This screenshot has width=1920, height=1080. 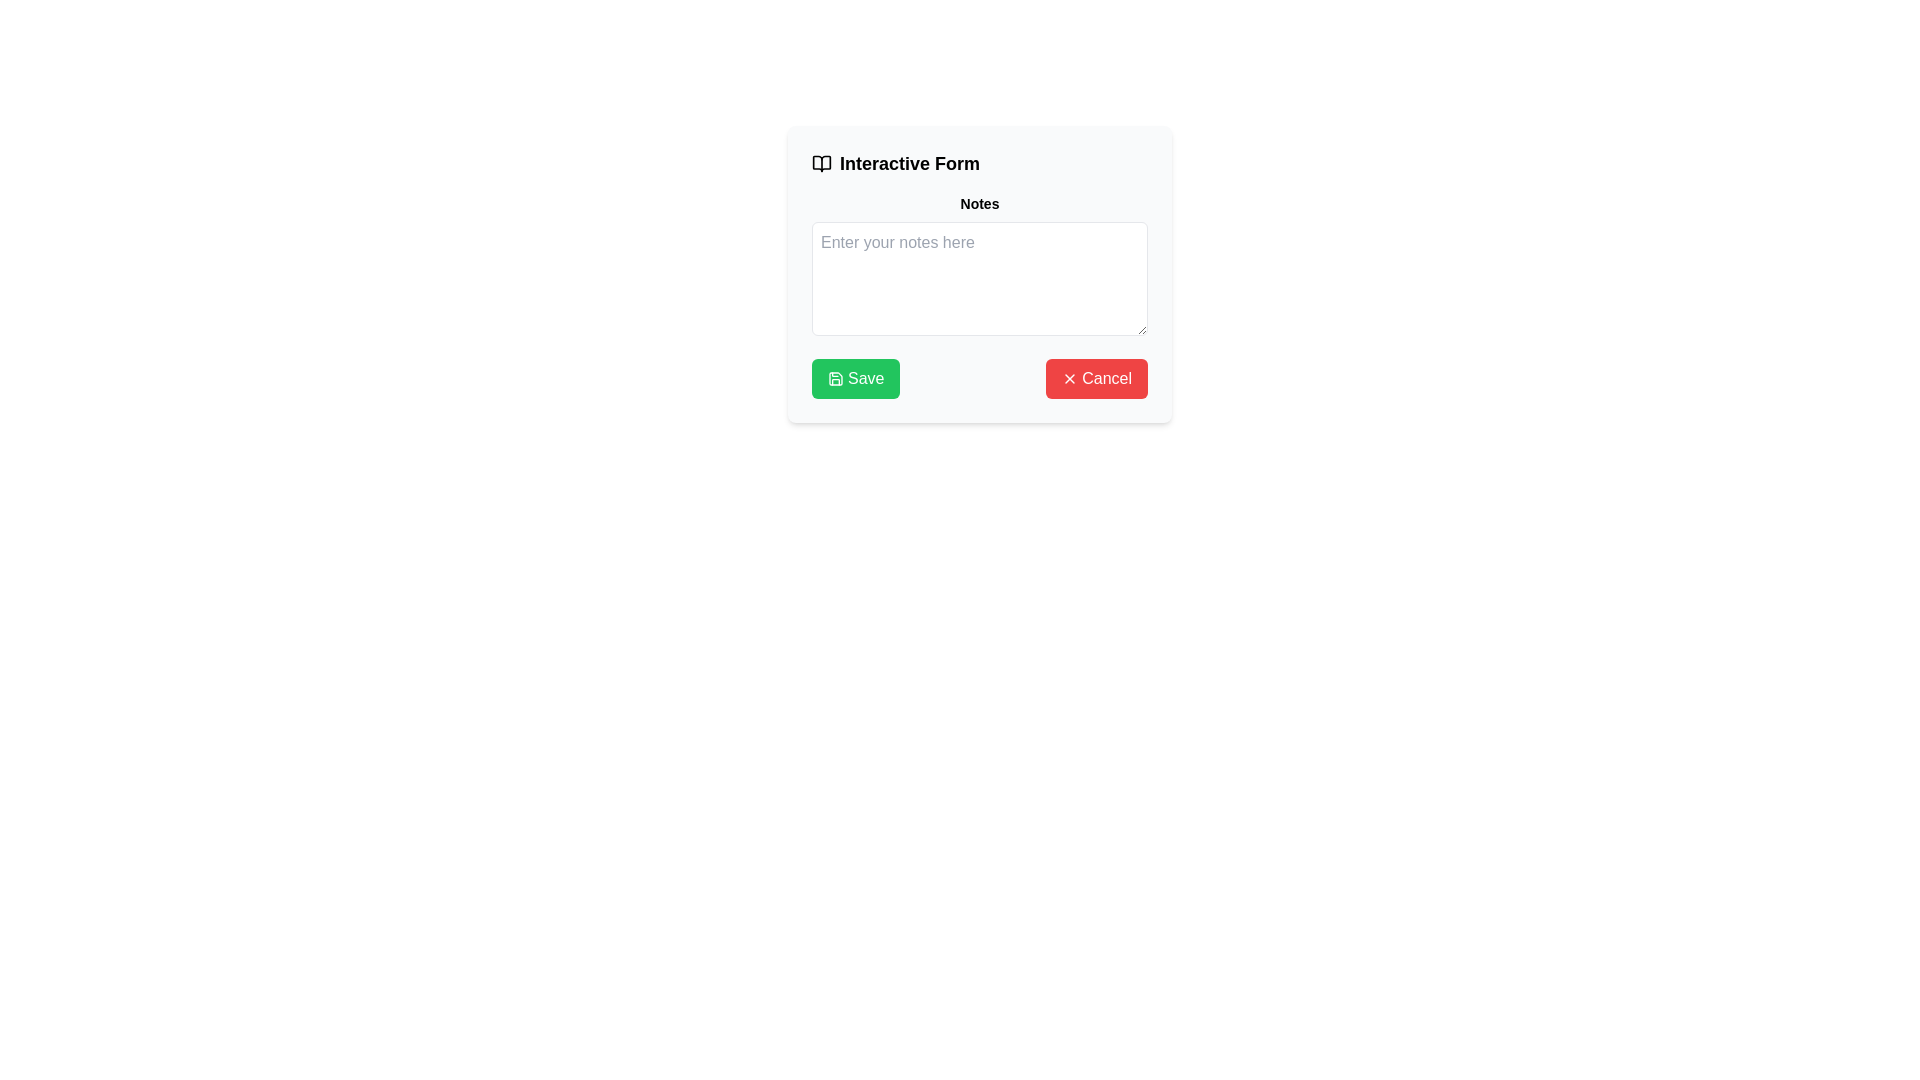 What do you see at coordinates (821, 163) in the screenshot?
I see `the secondary visual element of the open-book-themed icon located at the top of the modal card, immediately to the left of the text 'Interactive Form'` at bounding box center [821, 163].